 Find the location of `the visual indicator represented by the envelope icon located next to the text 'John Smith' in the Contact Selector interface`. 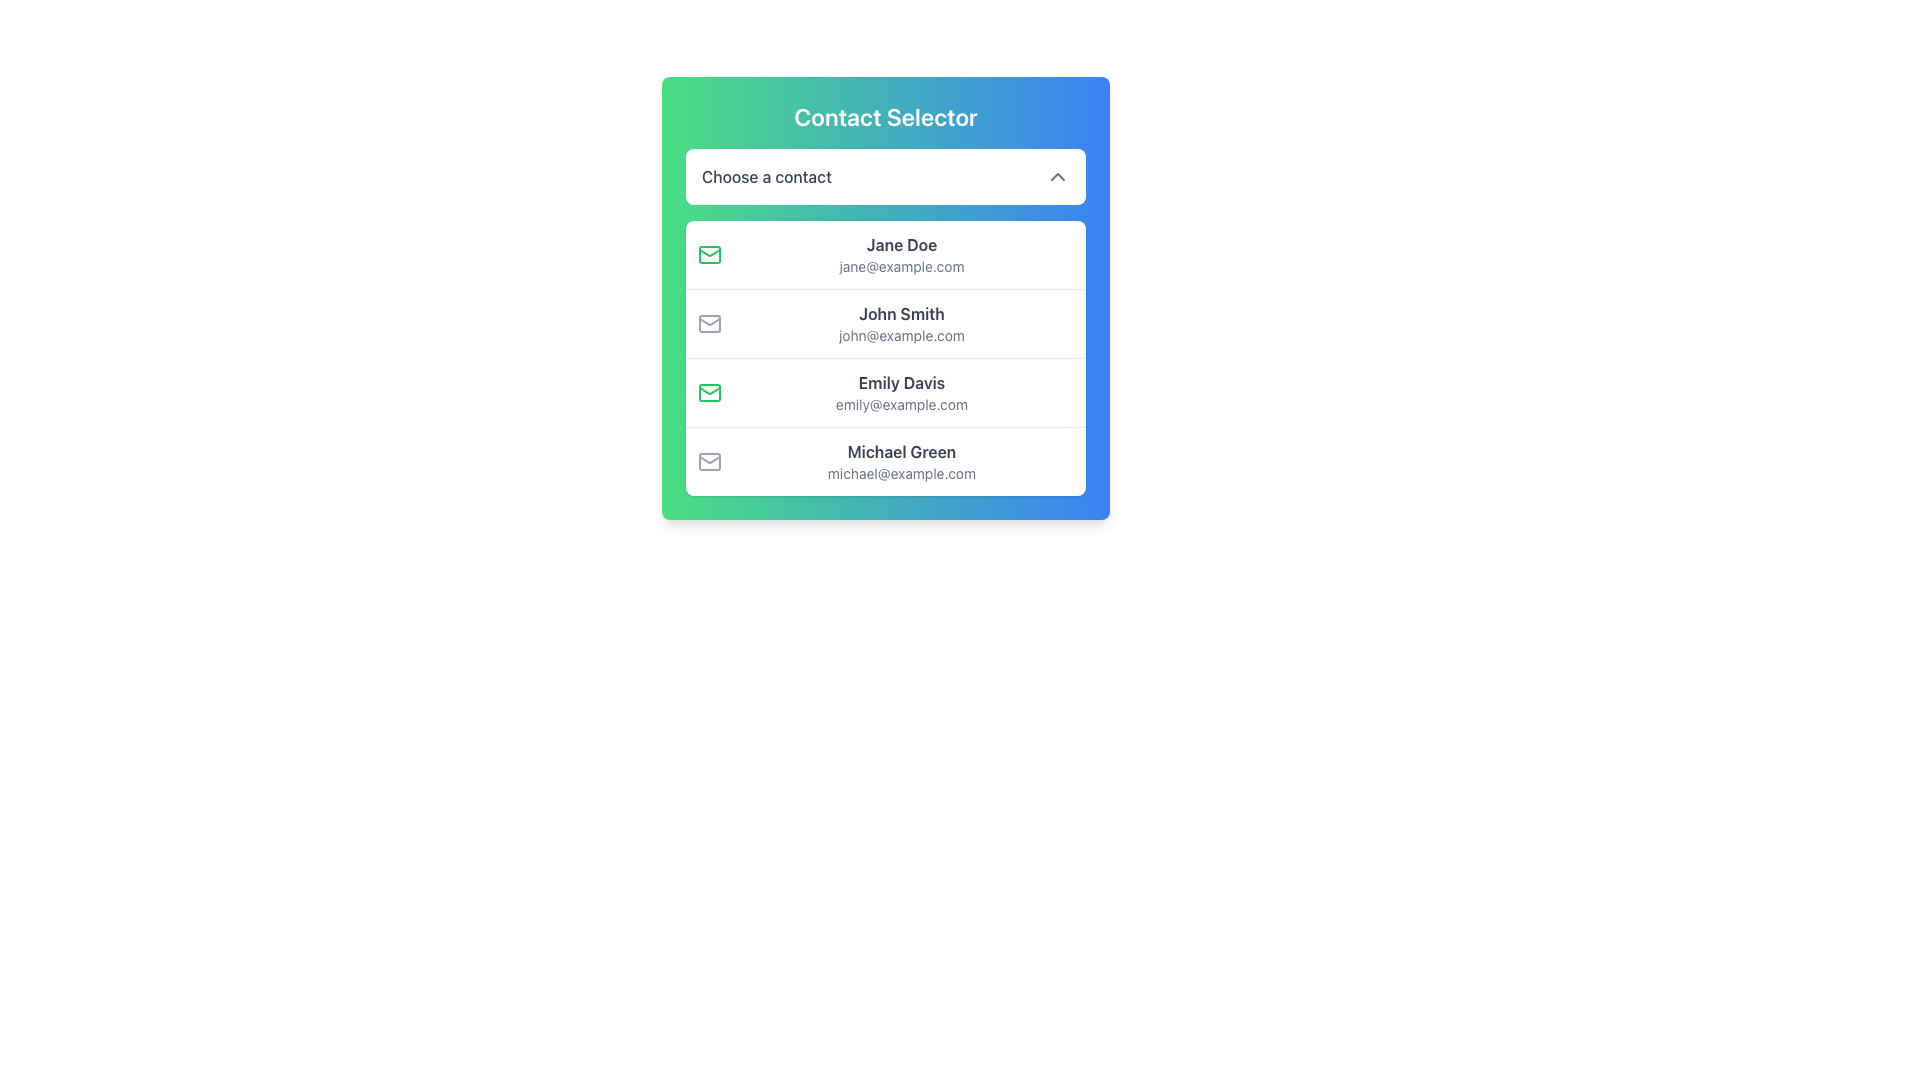

the visual indicator represented by the envelope icon located next to the text 'John Smith' in the Contact Selector interface is located at coordinates (710, 323).